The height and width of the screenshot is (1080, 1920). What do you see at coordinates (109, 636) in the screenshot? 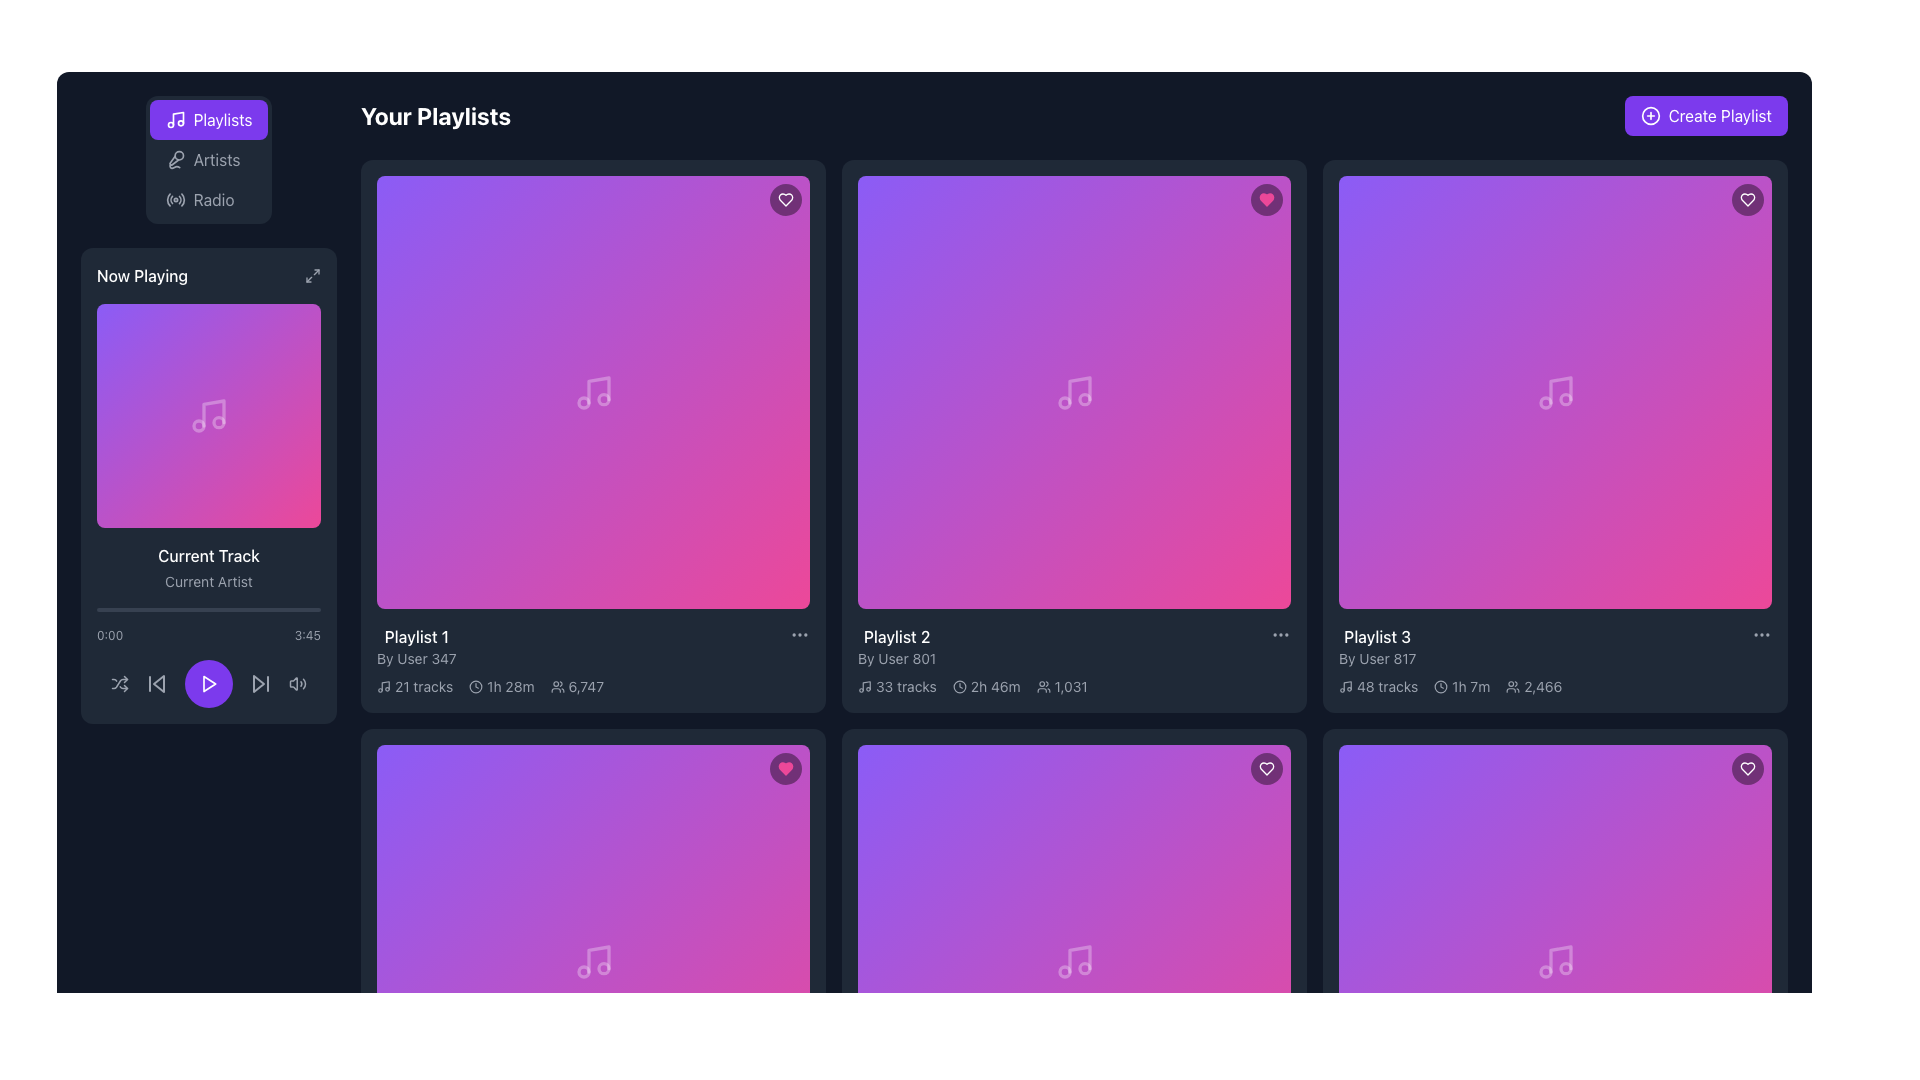
I see `the Text Label indicating the current playback position of the track in the 'Now Playing' section, located beneath the artwork and track information` at bounding box center [109, 636].